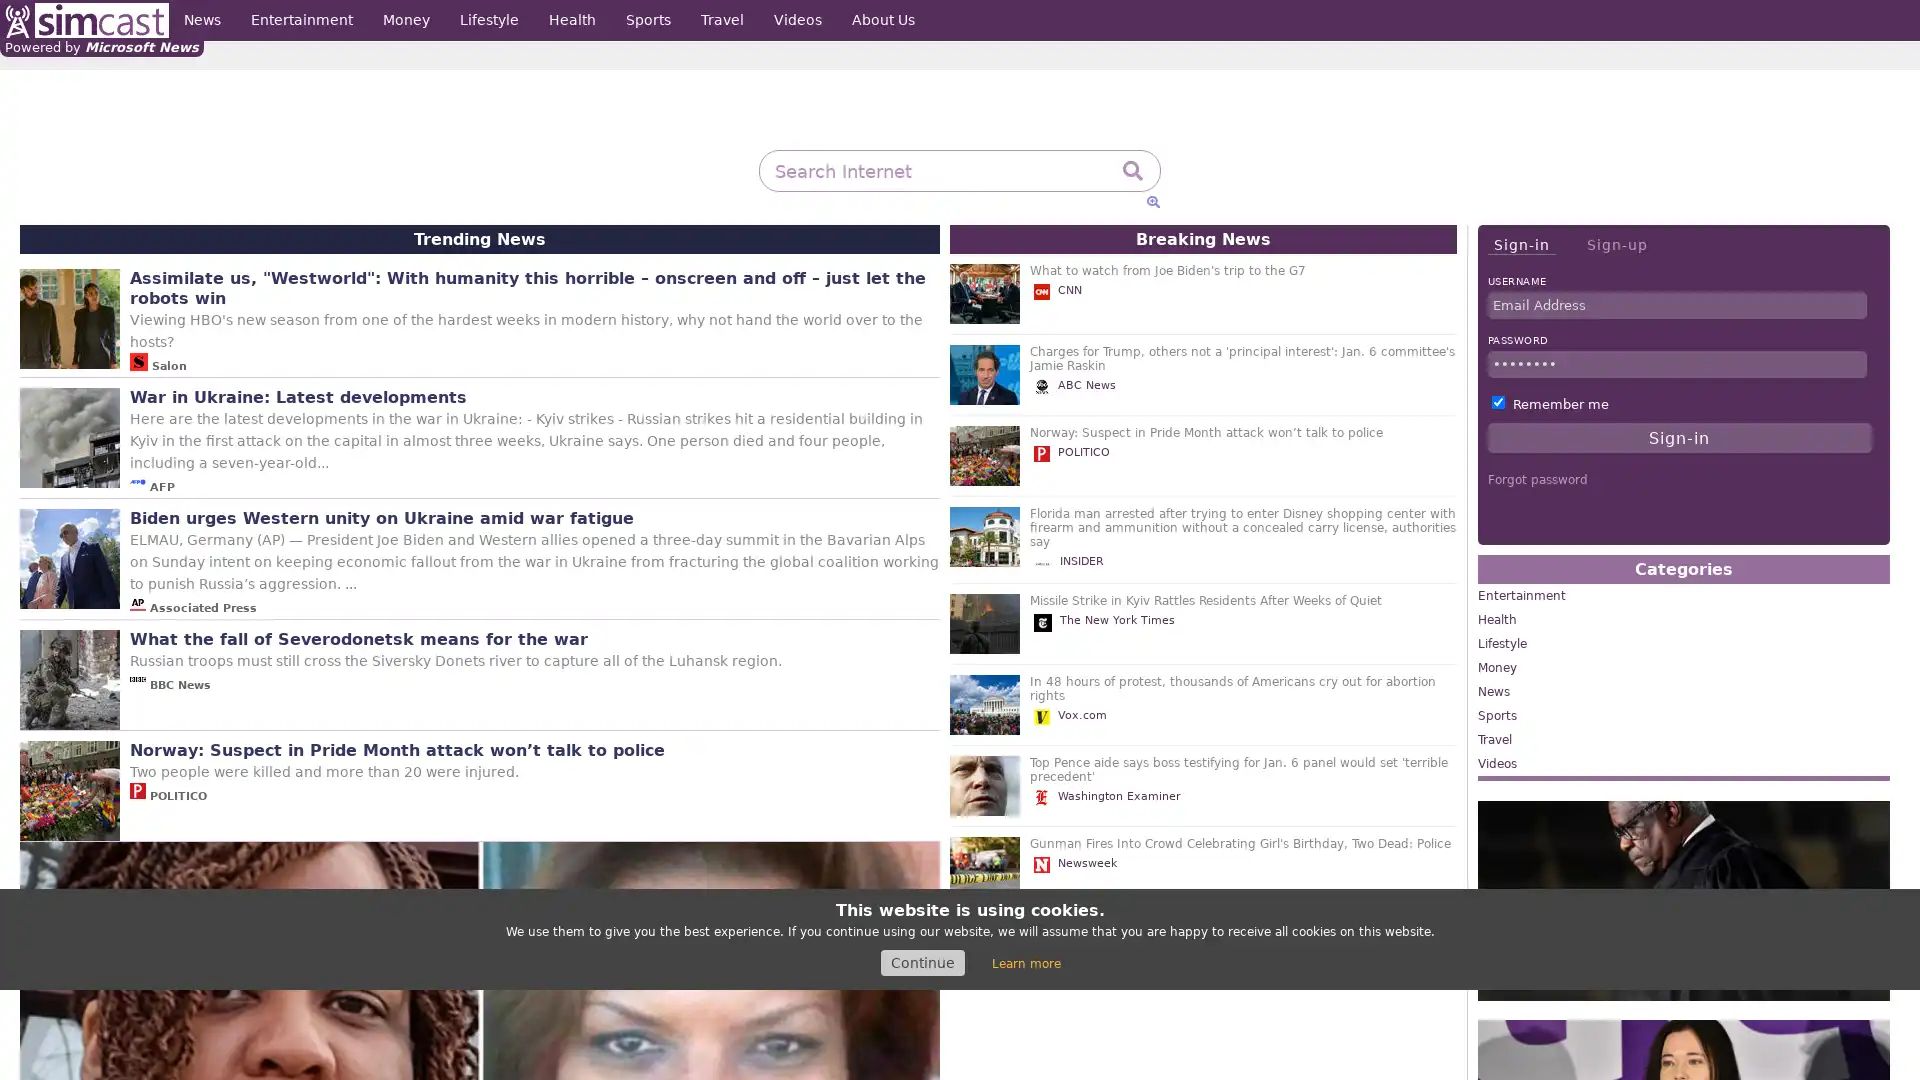 The width and height of the screenshot is (1920, 1080). I want to click on Sign-in, so click(1679, 437).